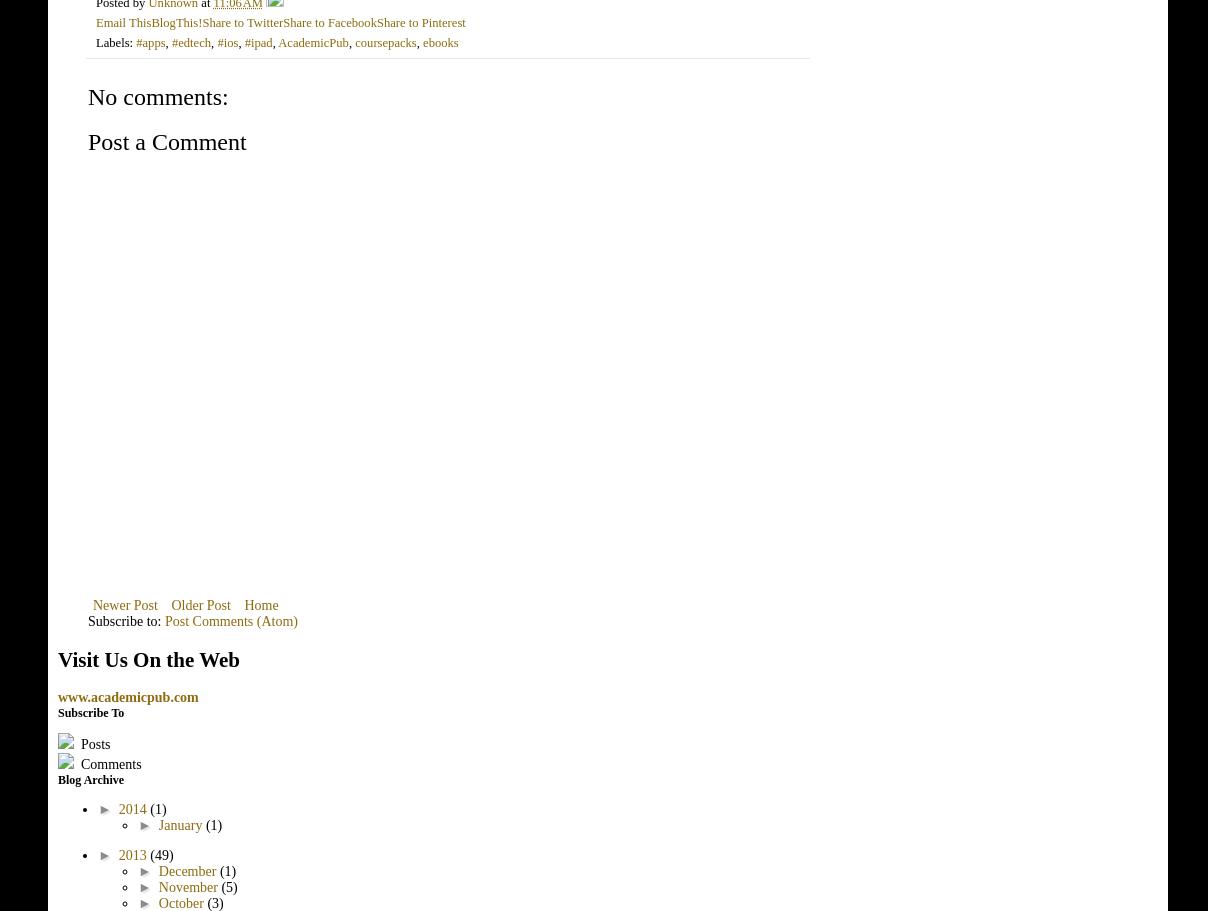 Image resolution: width=1208 pixels, height=911 pixels. What do you see at coordinates (132, 854) in the screenshot?
I see `'2013'` at bounding box center [132, 854].